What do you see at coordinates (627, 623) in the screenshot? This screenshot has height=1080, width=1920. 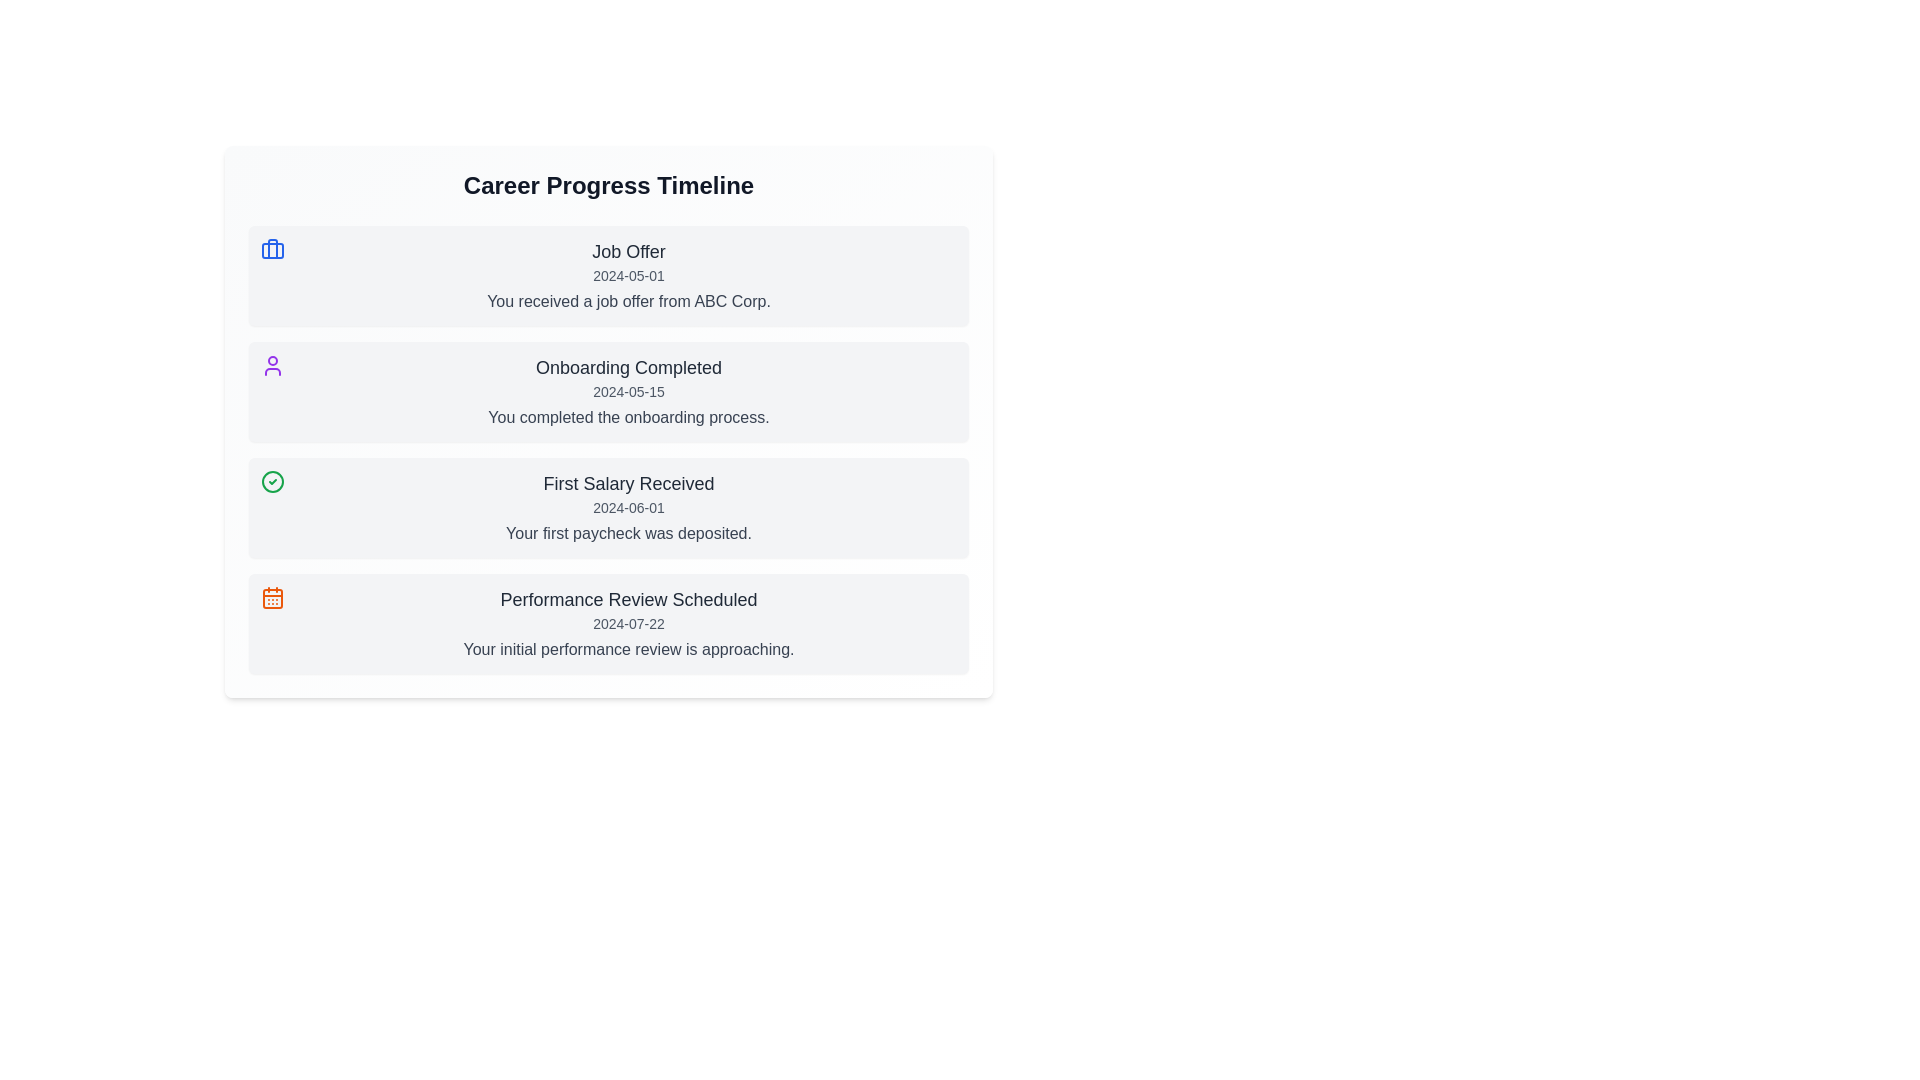 I see `informational block titled 'Performance Review Scheduled', which contains the date '2024-07-22' and the descriptive text 'Your initial performance review is approaching.'` at bounding box center [627, 623].